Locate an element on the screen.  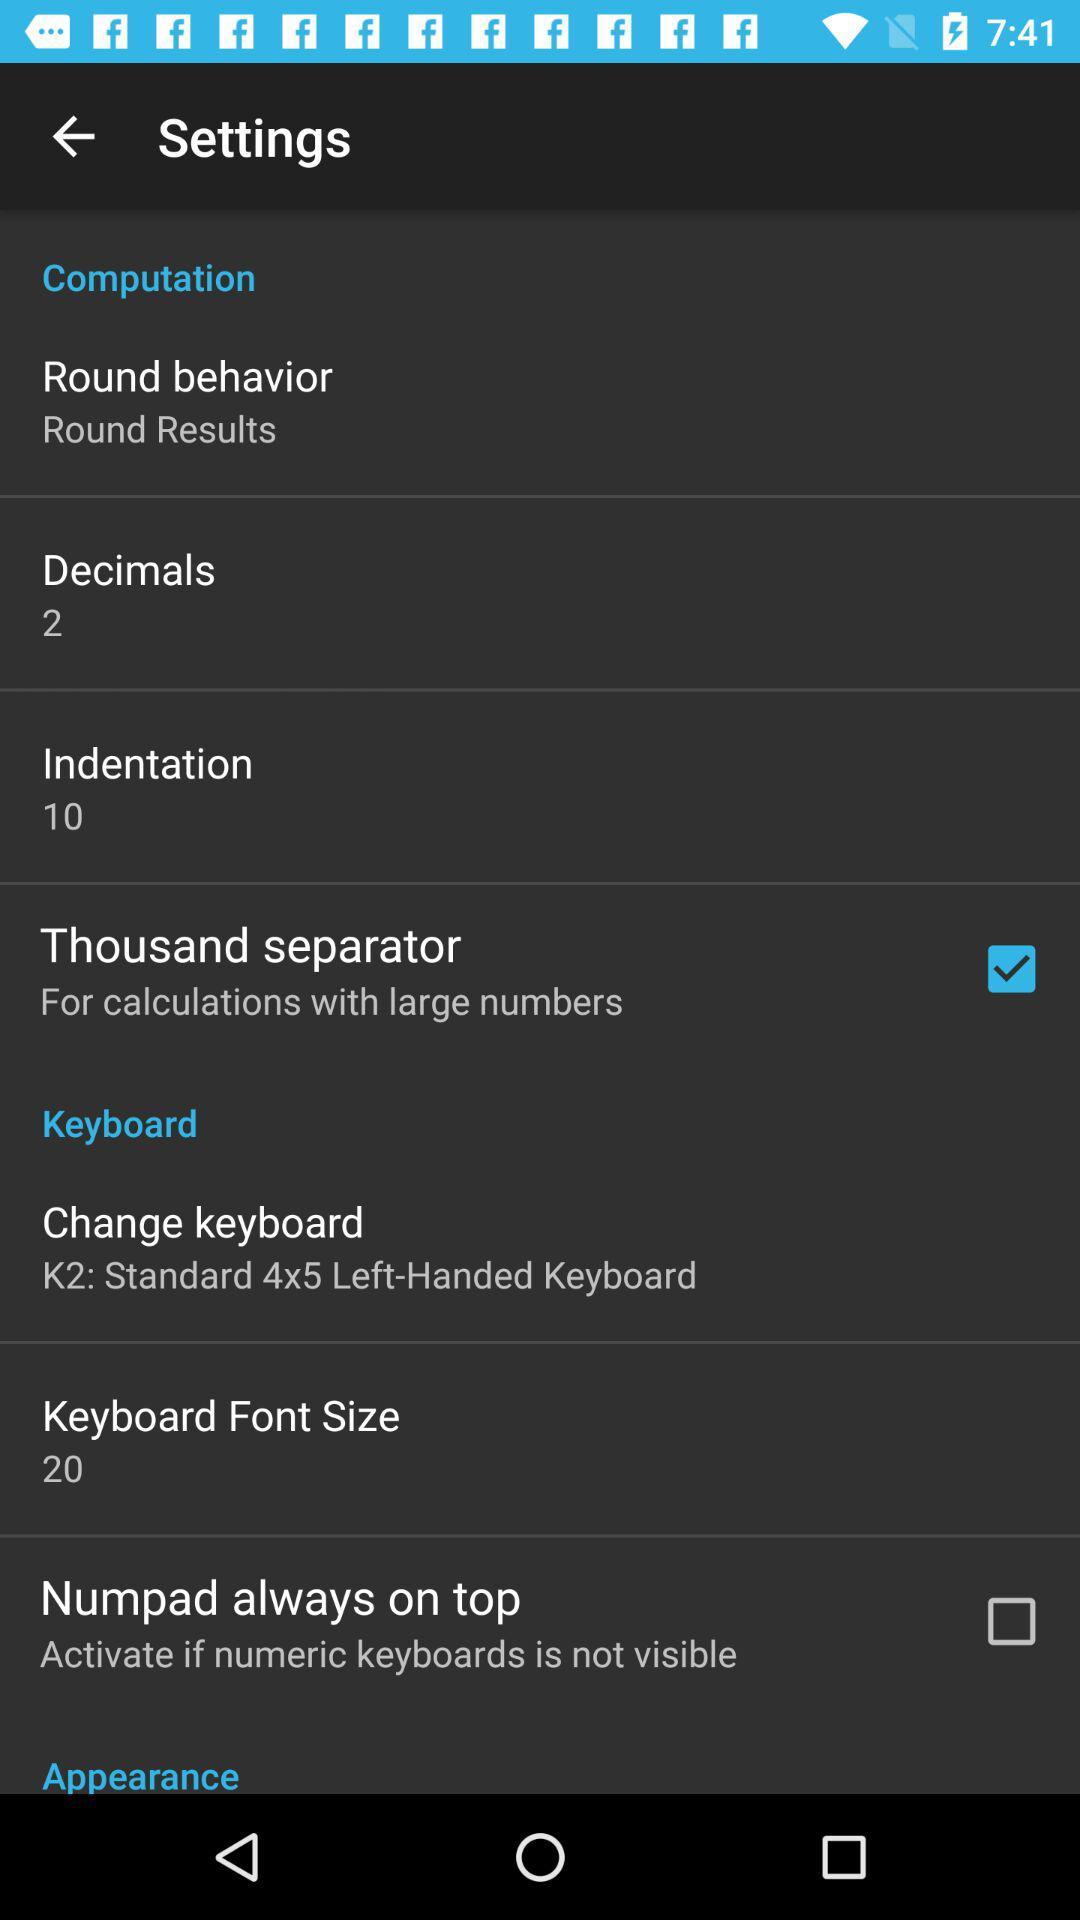
the icon above the appearance app is located at coordinates (388, 1652).